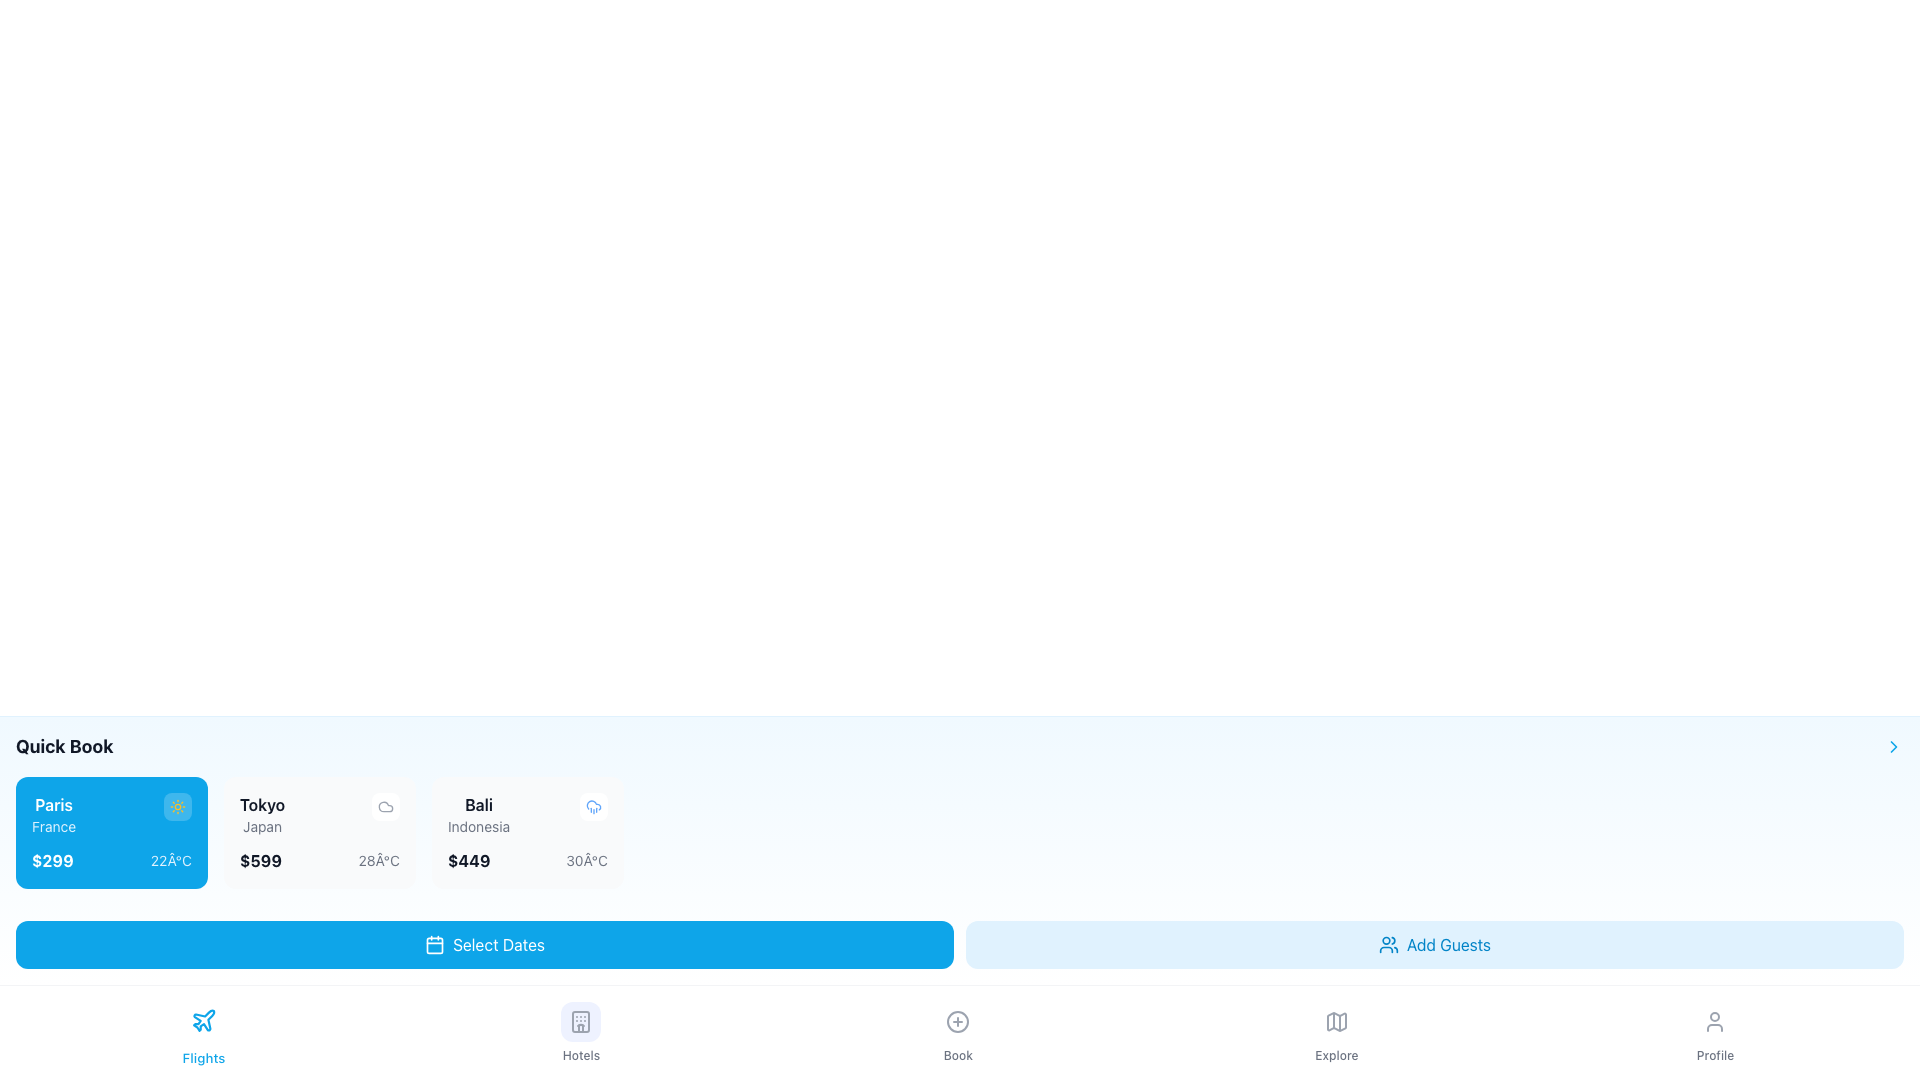 The height and width of the screenshot is (1080, 1920). What do you see at coordinates (593, 805) in the screenshot?
I see `the weather indicator icon button located at the top-right corner of the card labeled 'Bali'` at bounding box center [593, 805].